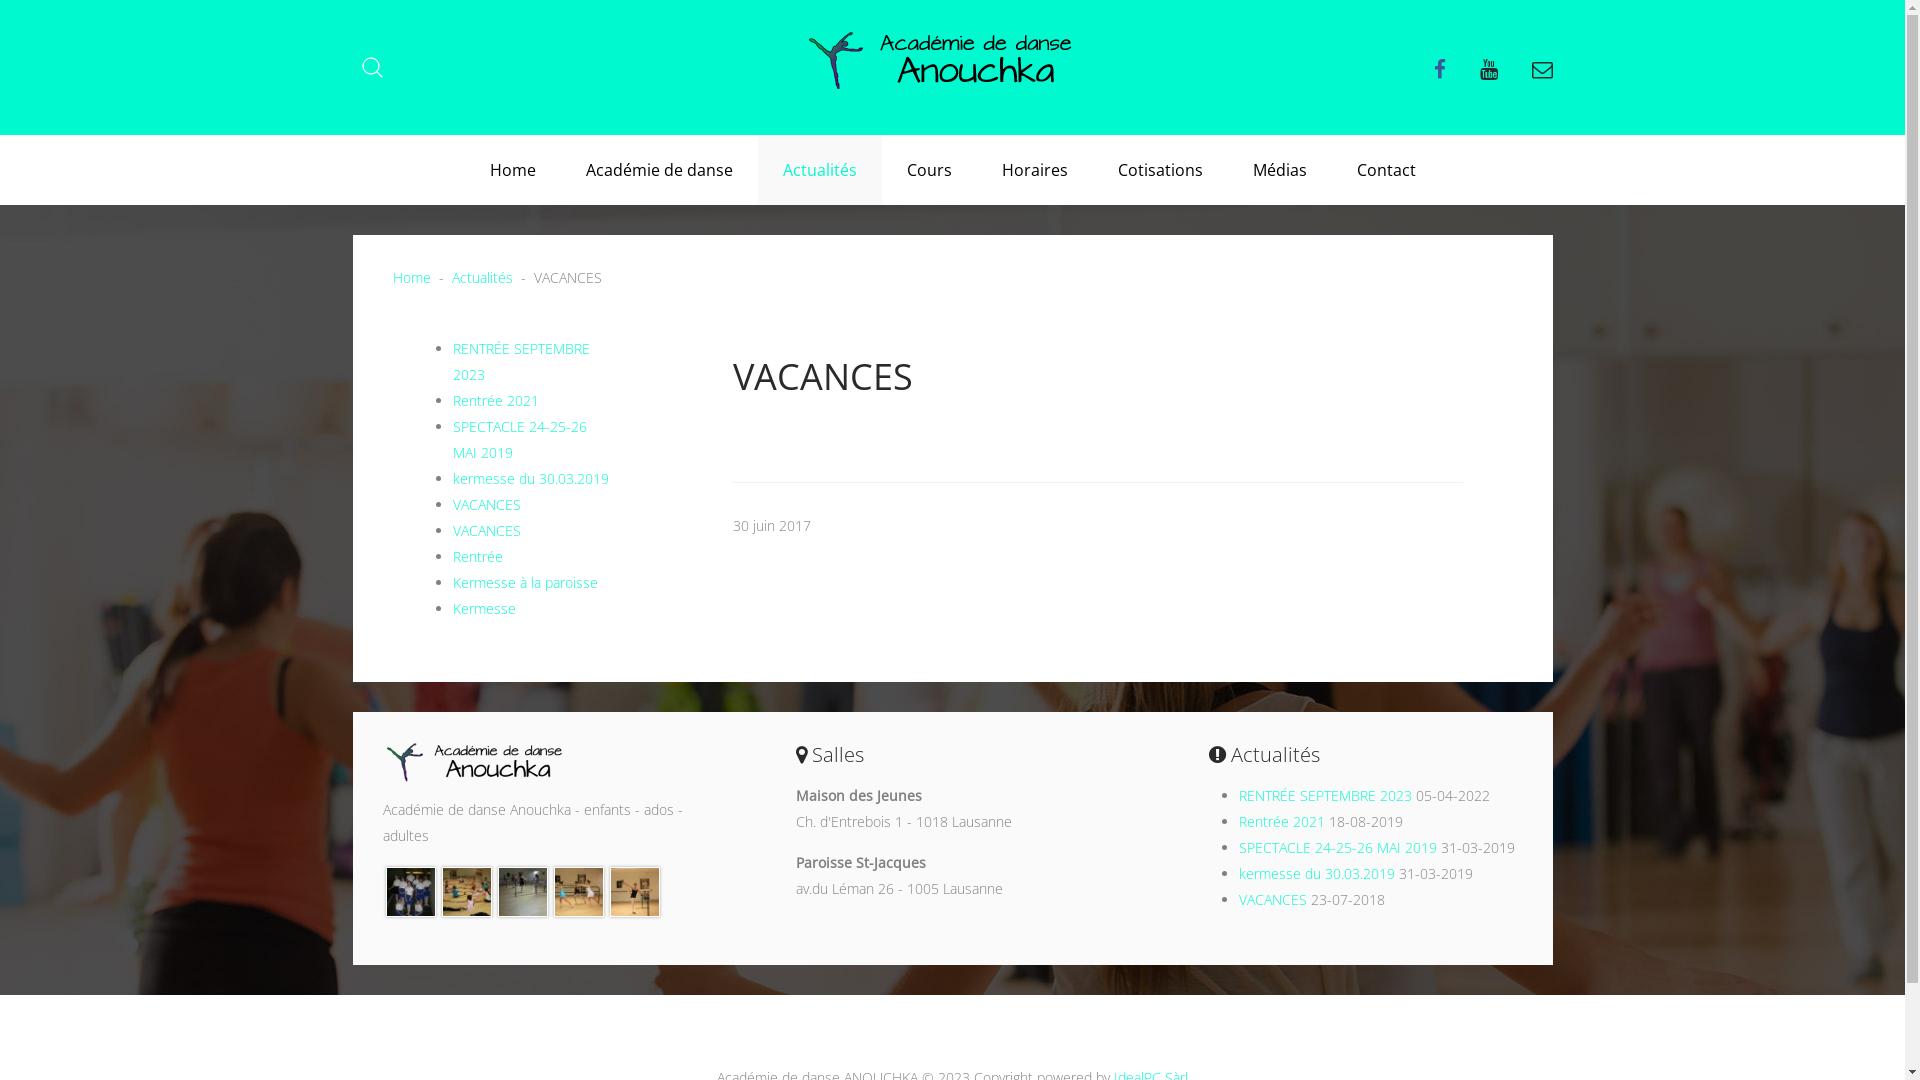 The image size is (1920, 1080). I want to click on 'Horaires', so click(1033, 168).